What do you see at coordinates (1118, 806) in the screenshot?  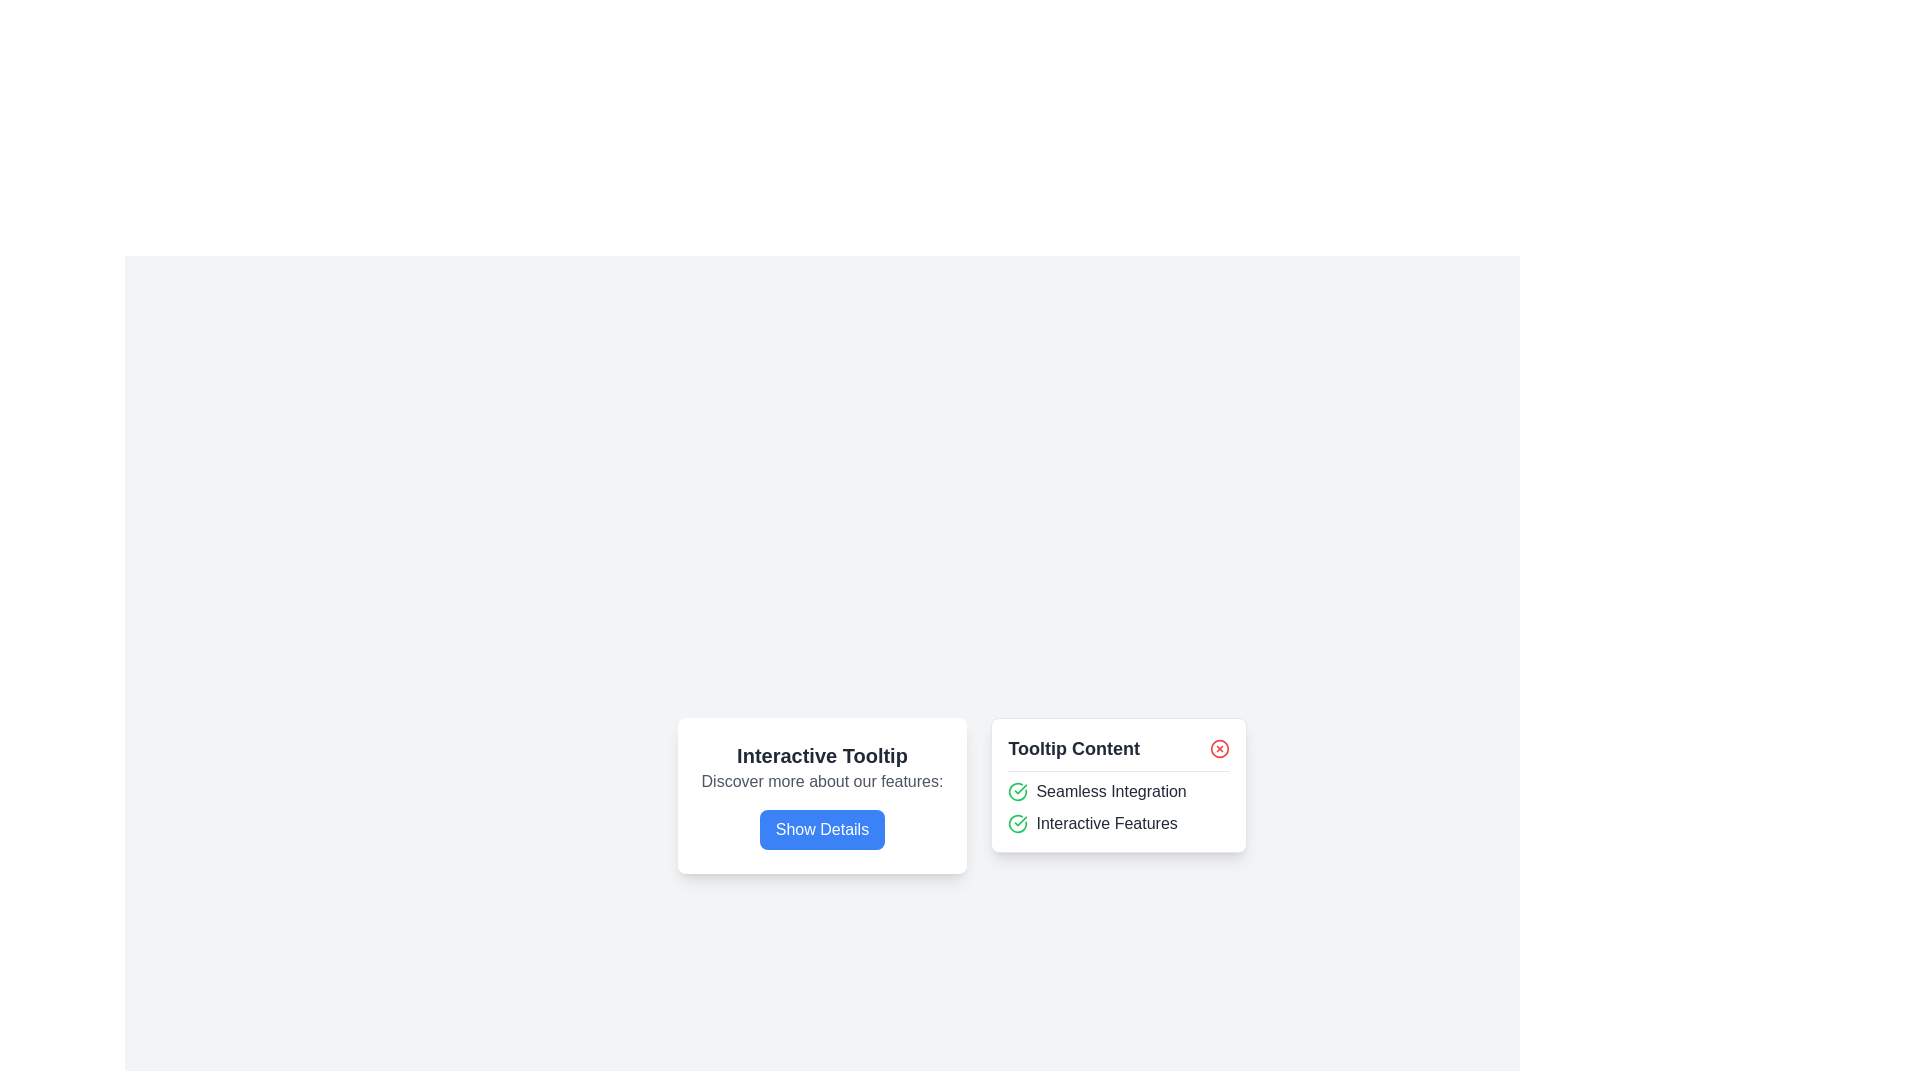 I see `the feature list with confirmation icons located below the 'Tooltip Content' section in the tooltip box` at bounding box center [1118, 806].